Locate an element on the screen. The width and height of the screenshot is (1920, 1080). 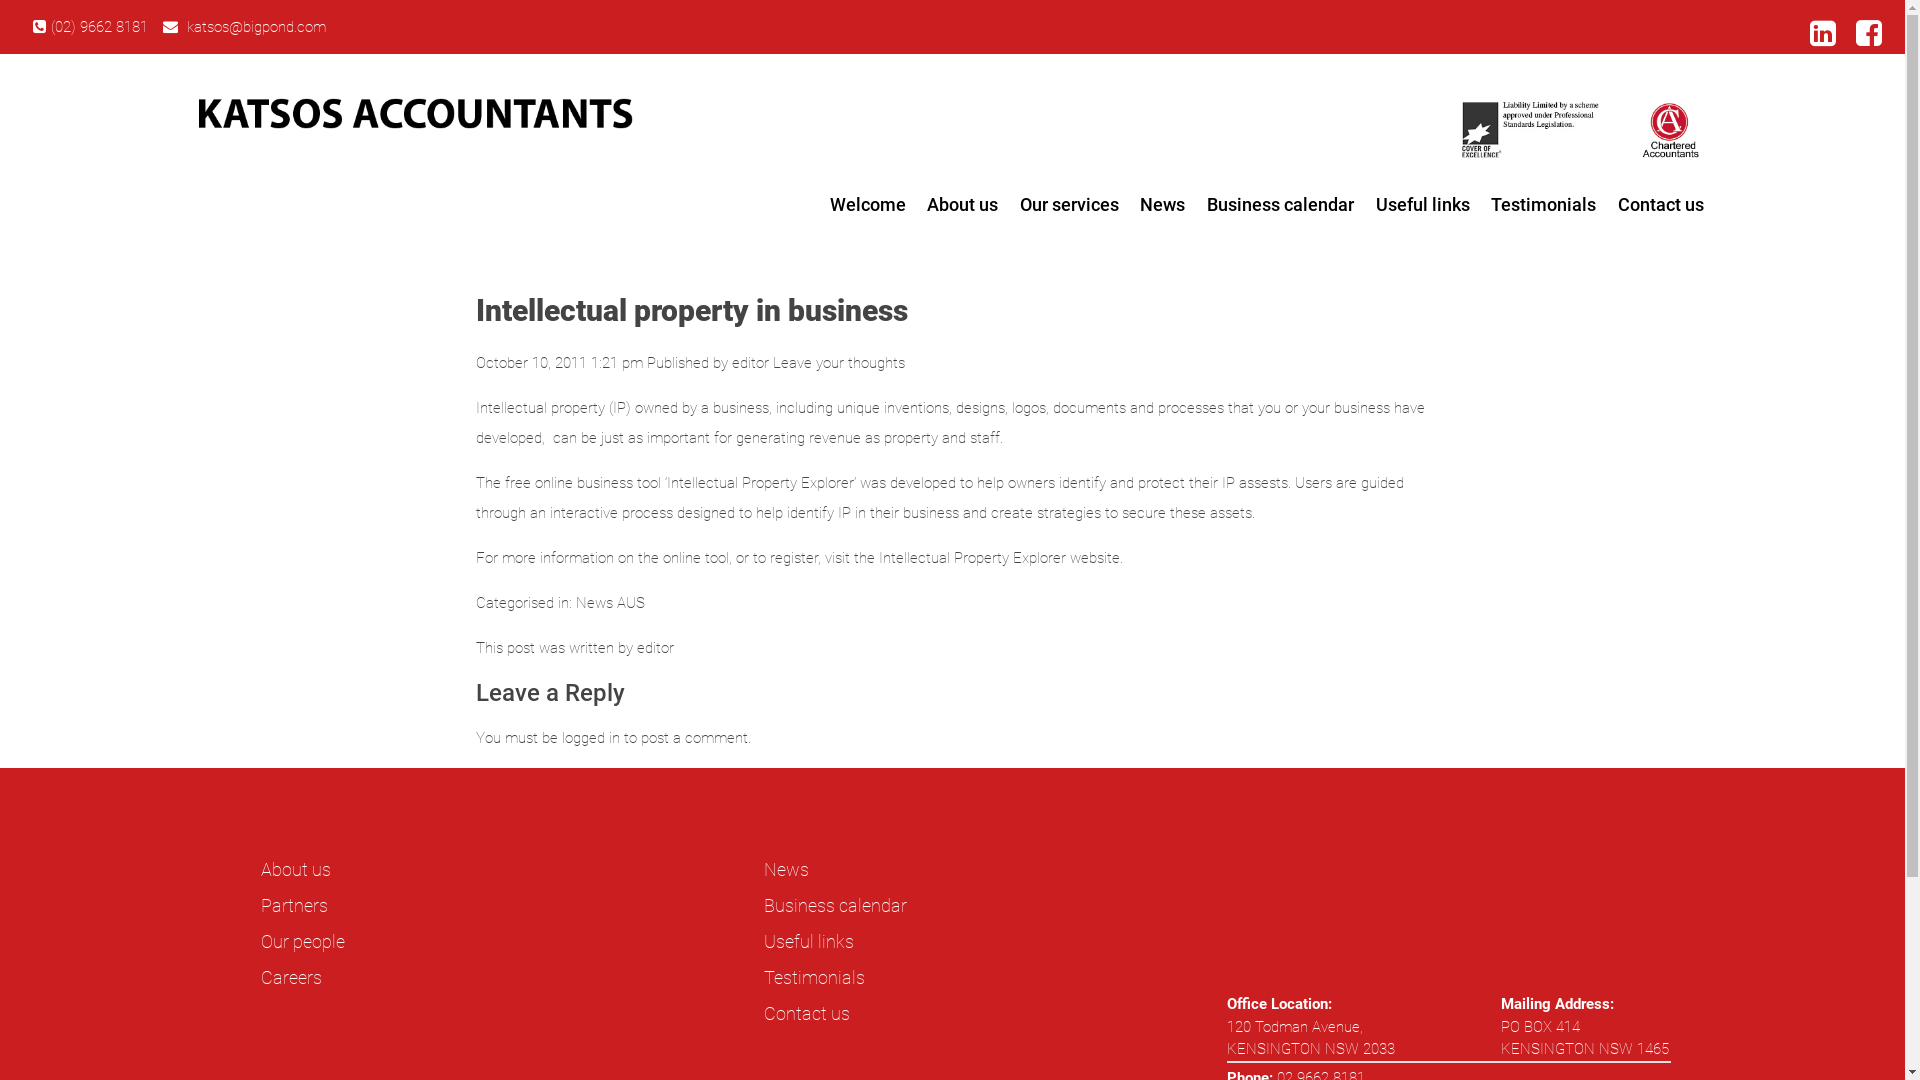
'About us' is located at coordinates (962, 204).